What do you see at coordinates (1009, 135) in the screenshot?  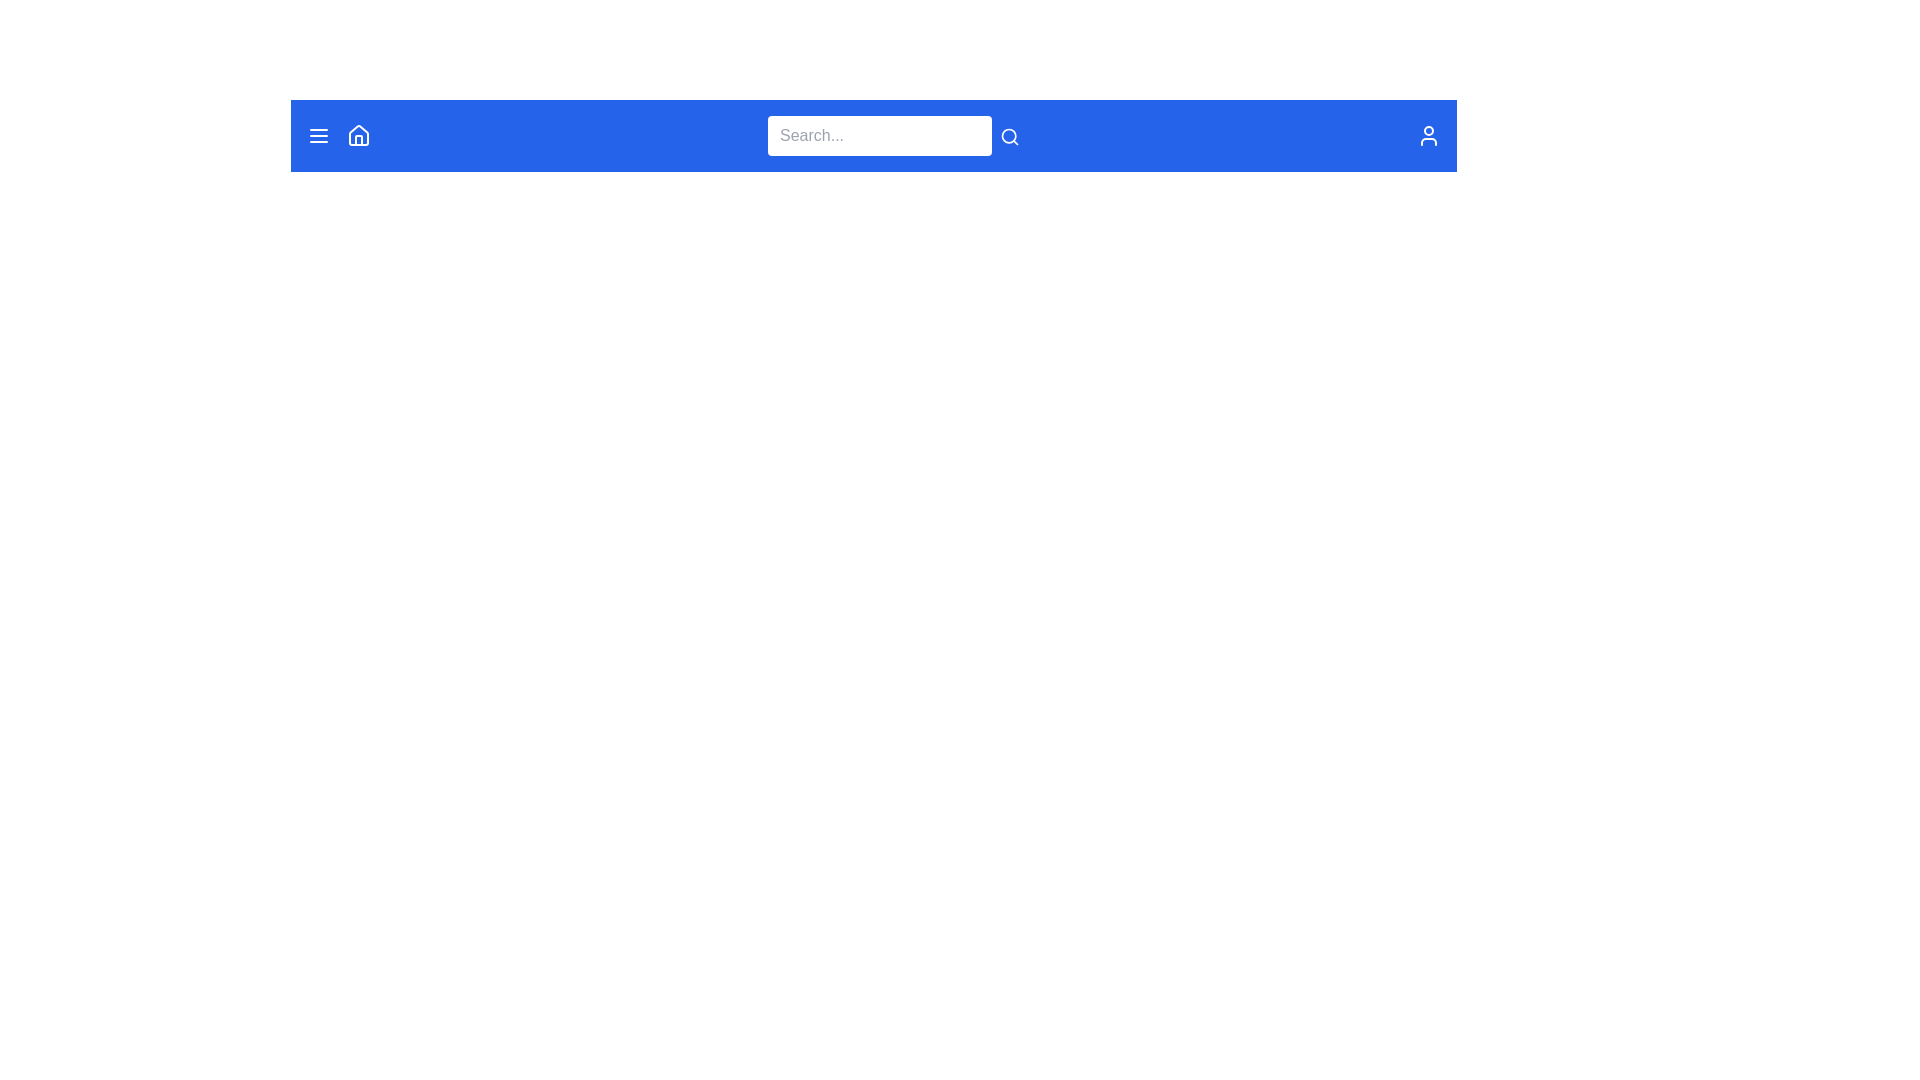 I see `the SVG circle element representing the magnifying glass icon located in the blue navigation bar next to the search bar` at bounding box center [1009, 135].